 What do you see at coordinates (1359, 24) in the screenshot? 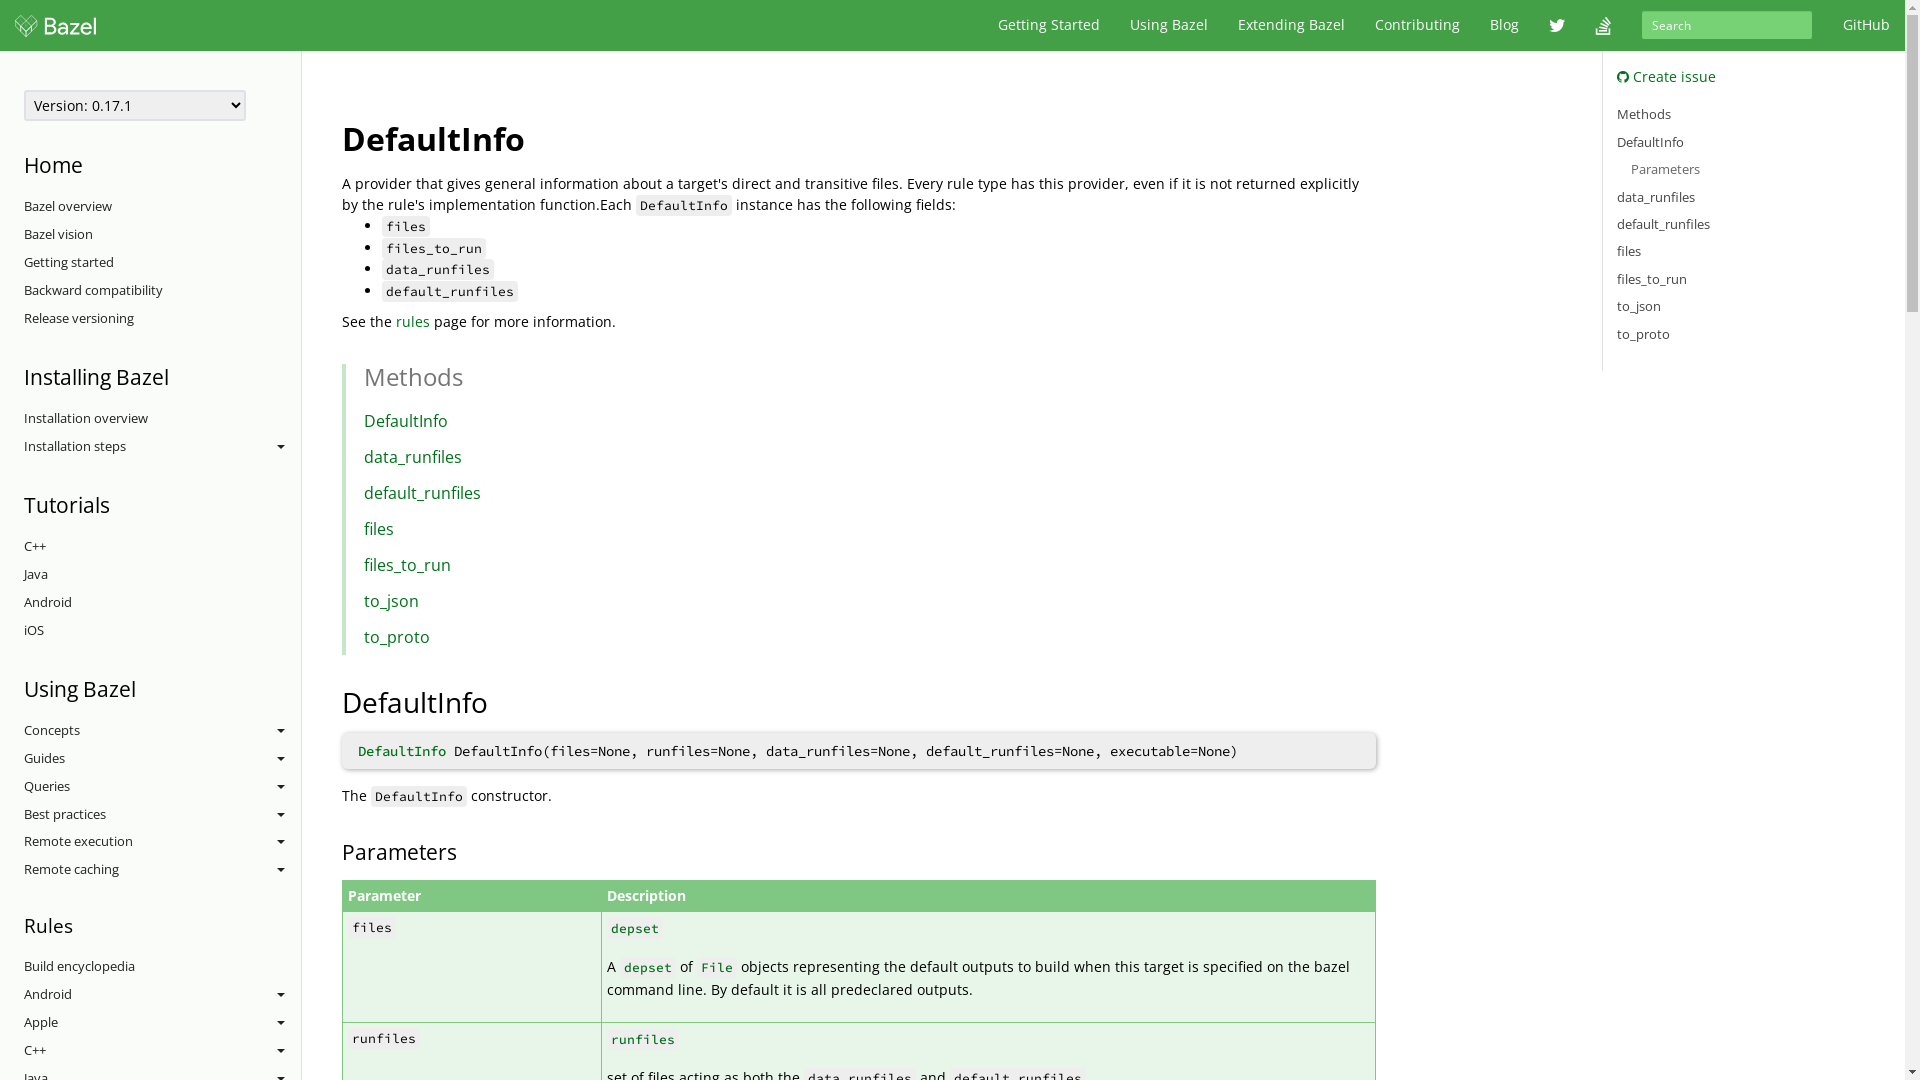
I see `'Contributing'` at bounding box center [1359, 24].